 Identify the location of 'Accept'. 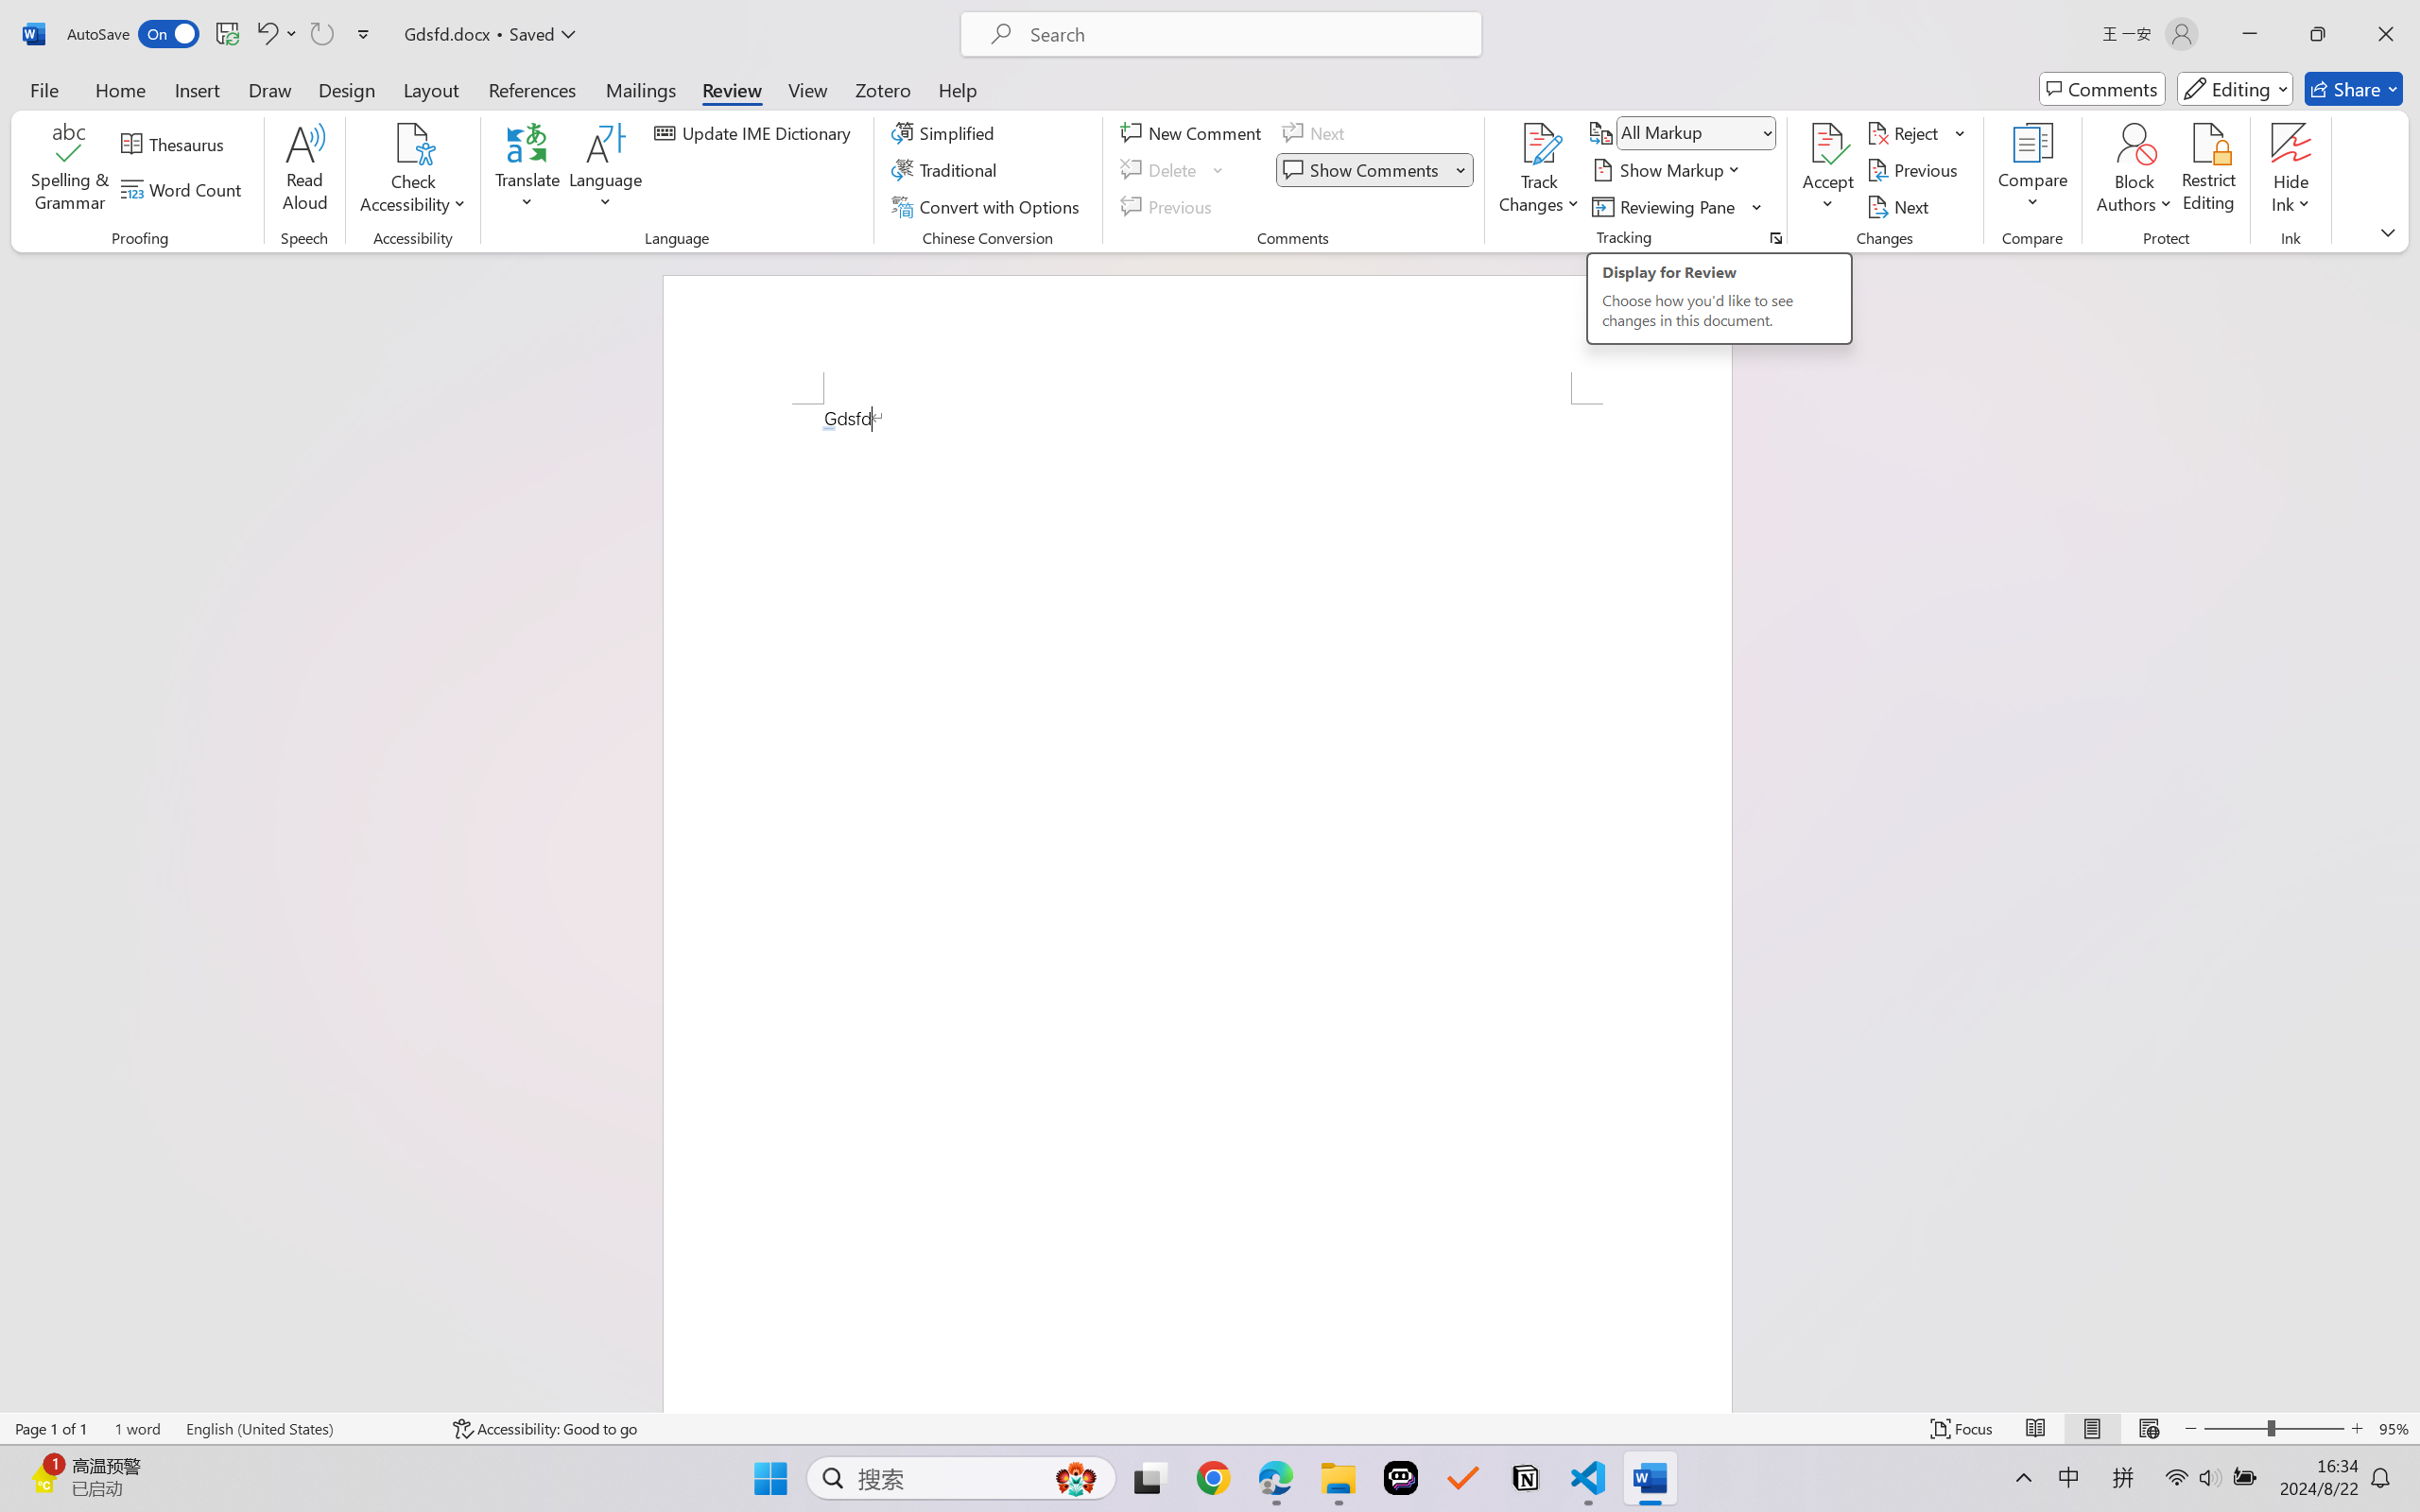
(1827, 170).